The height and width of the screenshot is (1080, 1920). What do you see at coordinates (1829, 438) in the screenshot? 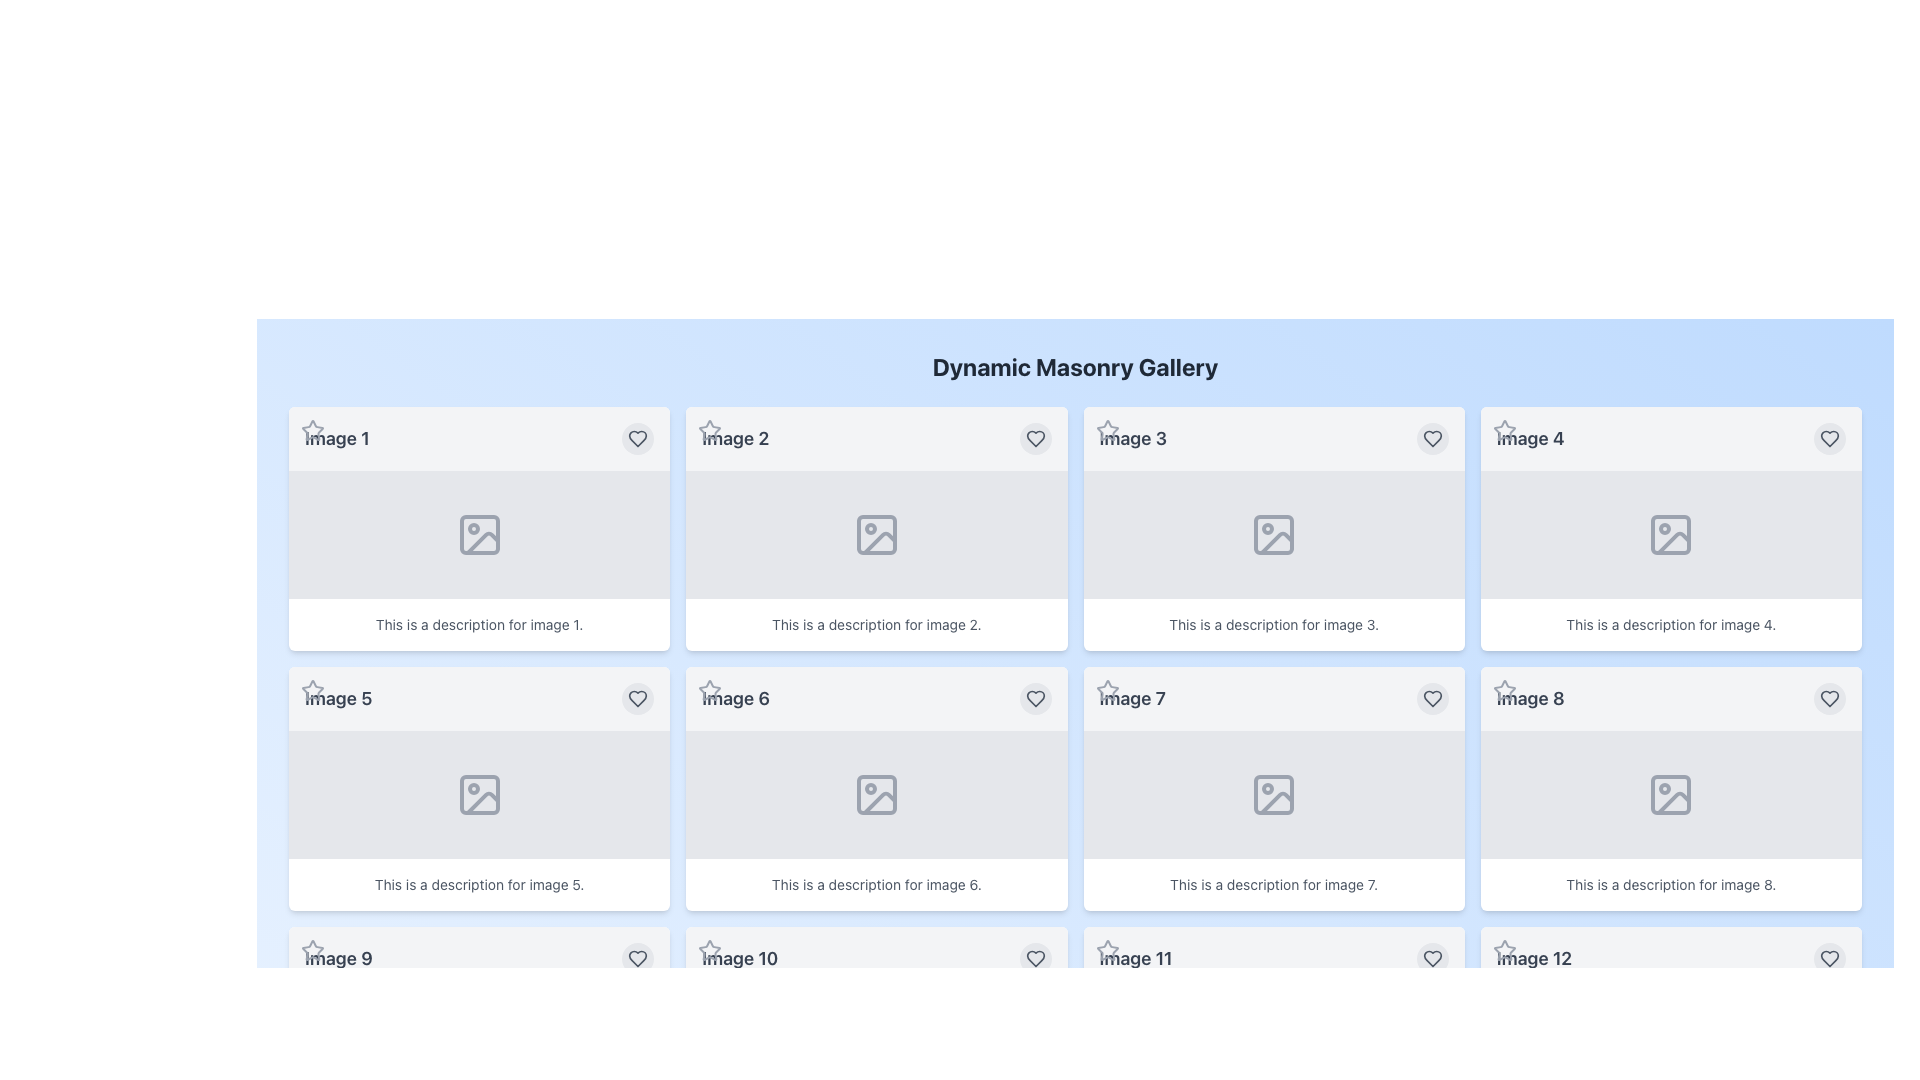
I see `the heart icon located in the upper-right corner of the card labeled 'Image 4'` at bounding box center [1829, 438].